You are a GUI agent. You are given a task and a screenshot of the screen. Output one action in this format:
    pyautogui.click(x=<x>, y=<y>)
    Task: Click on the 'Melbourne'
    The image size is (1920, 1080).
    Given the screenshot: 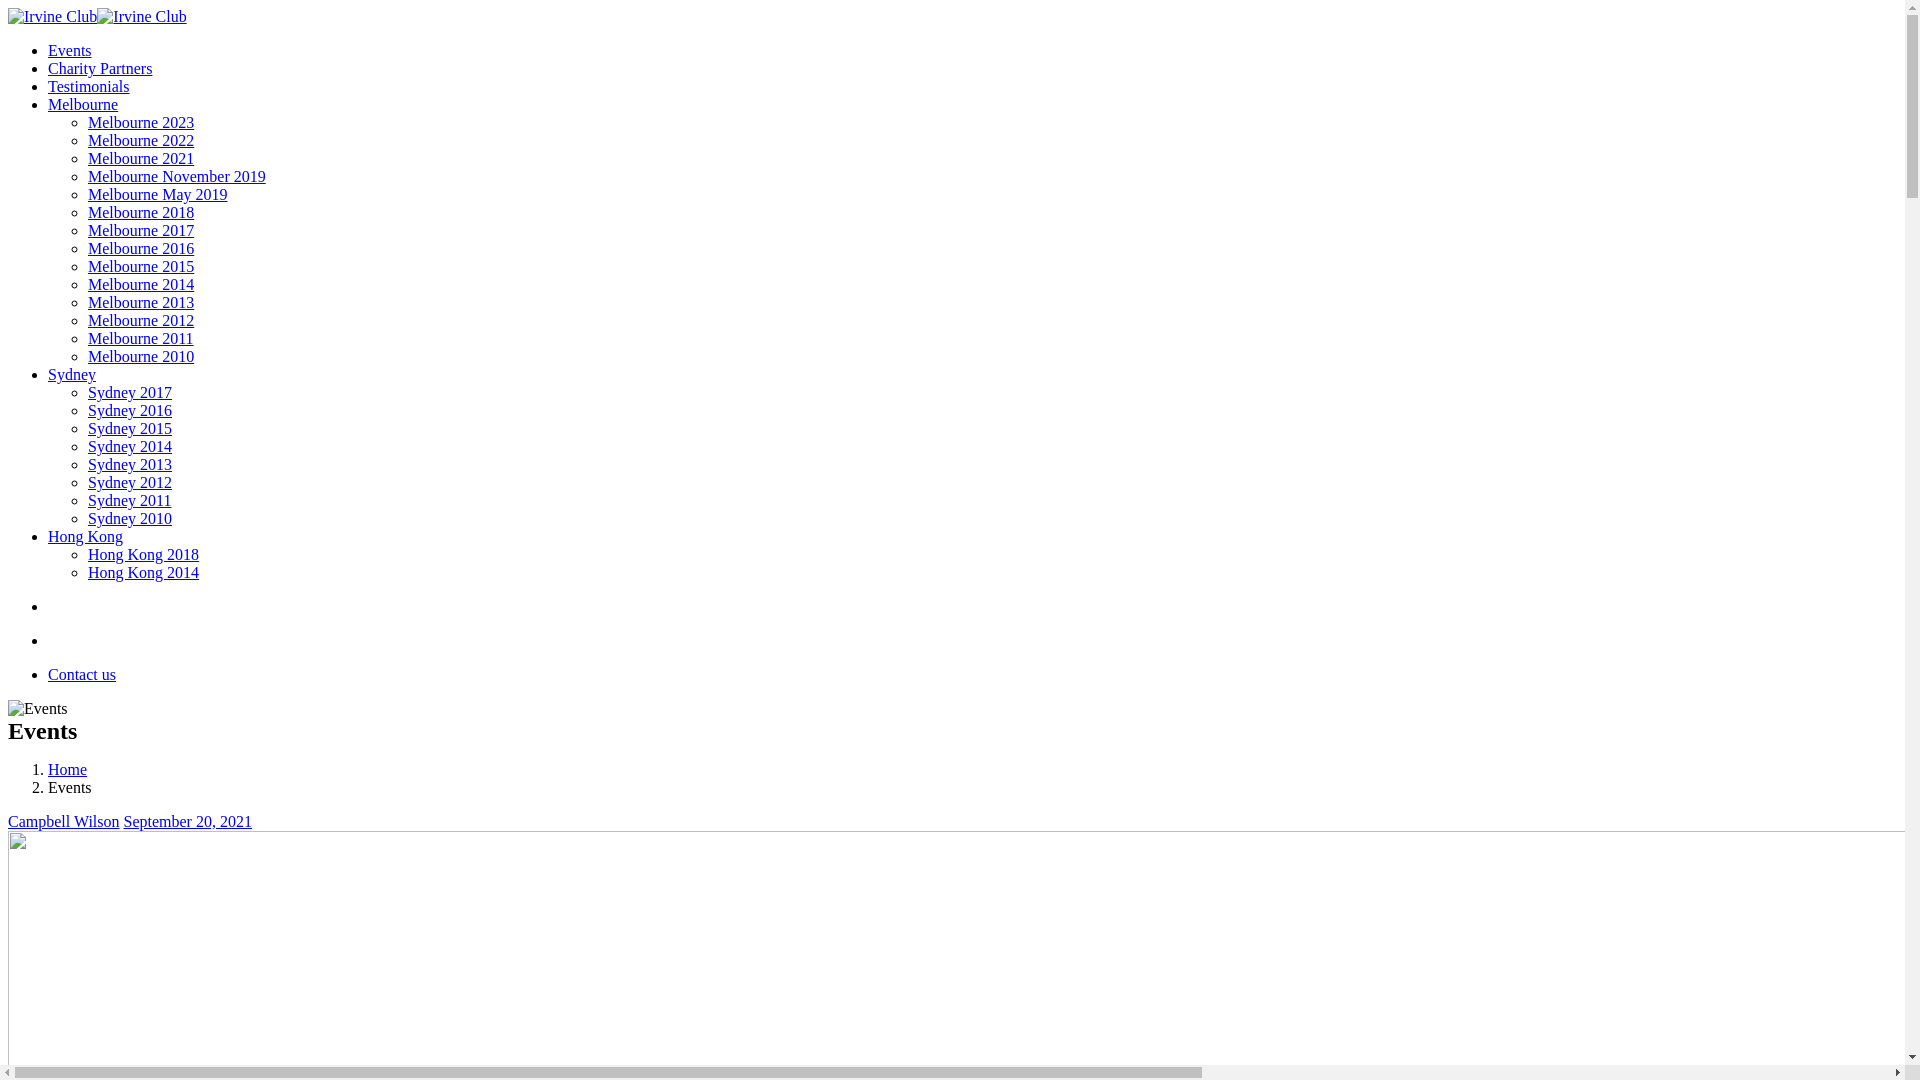 What is the action you would take?
    pyautogui.click(x=81, y=104)
    